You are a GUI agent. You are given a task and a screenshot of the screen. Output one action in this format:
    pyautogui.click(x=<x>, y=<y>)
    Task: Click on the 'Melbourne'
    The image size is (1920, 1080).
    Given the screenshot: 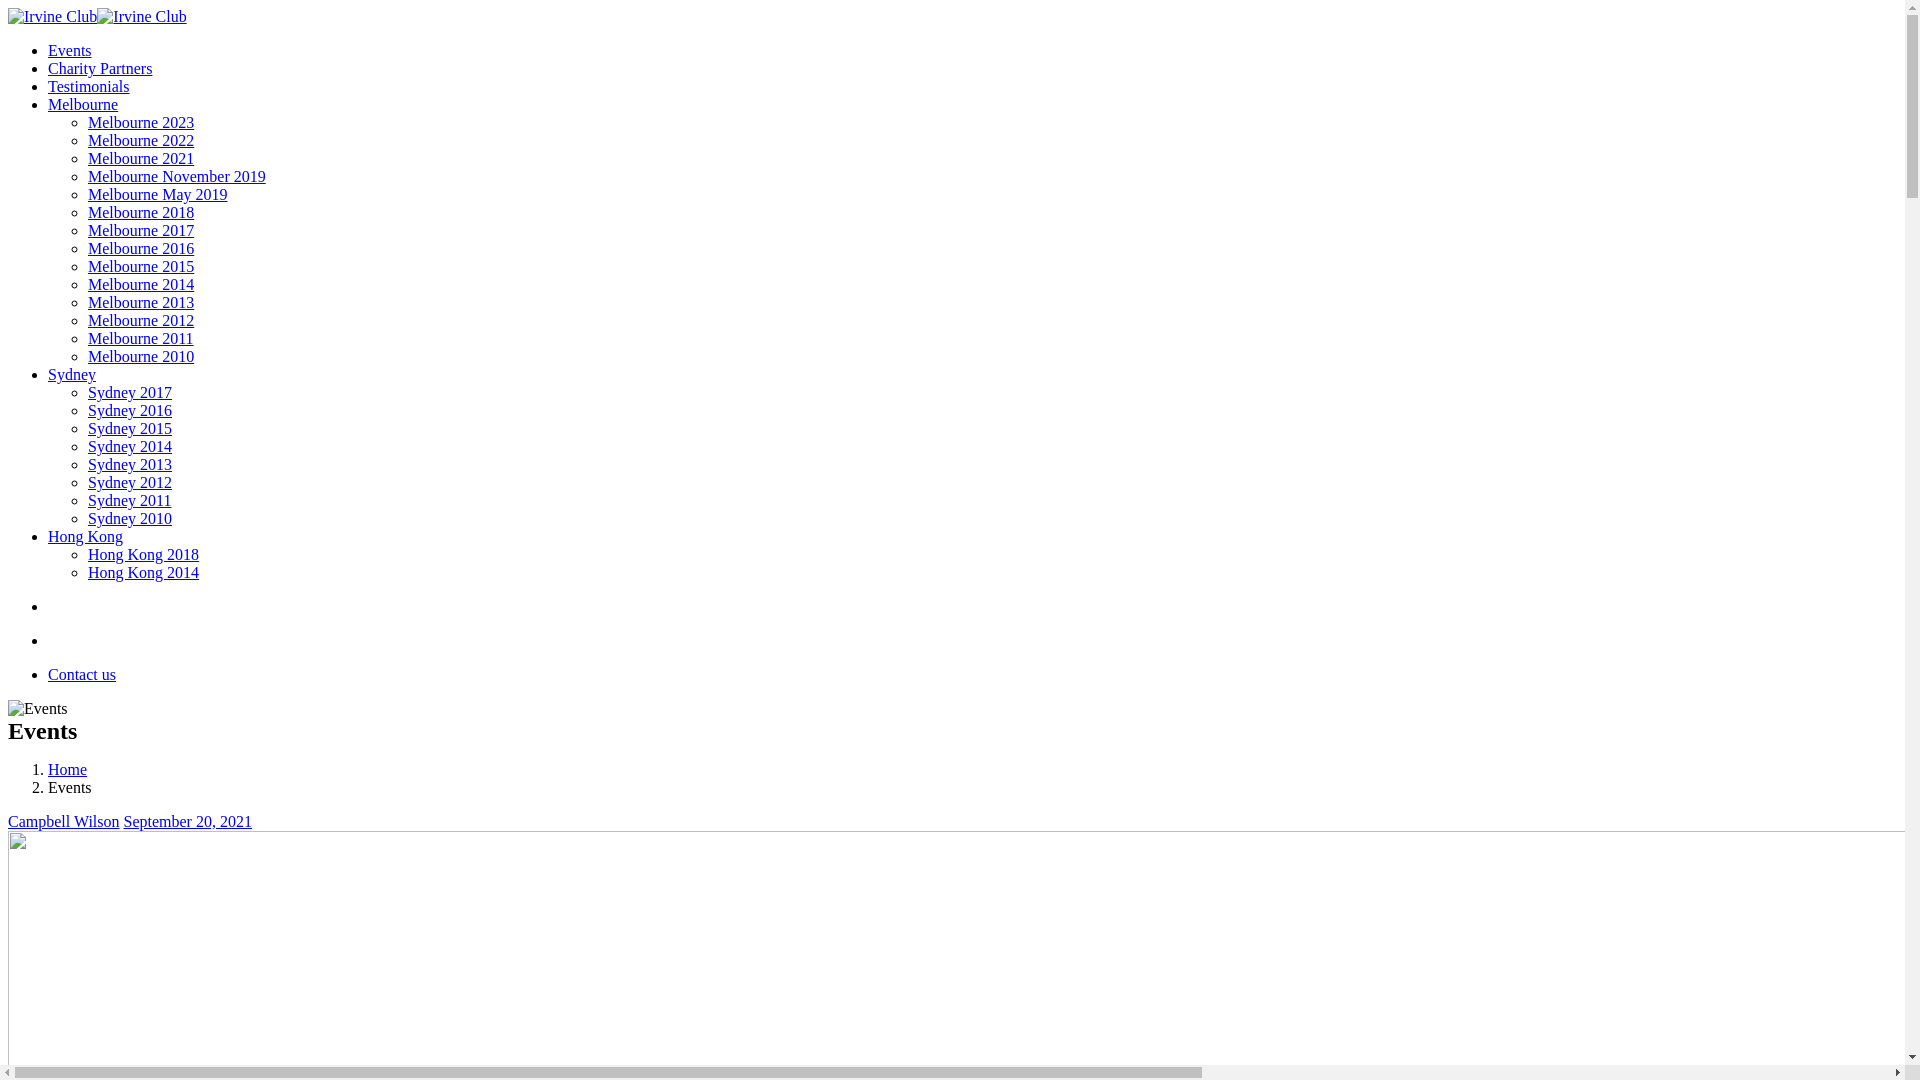 What is the action you would take?
    pyautogui.click(x=81, y=104)
    